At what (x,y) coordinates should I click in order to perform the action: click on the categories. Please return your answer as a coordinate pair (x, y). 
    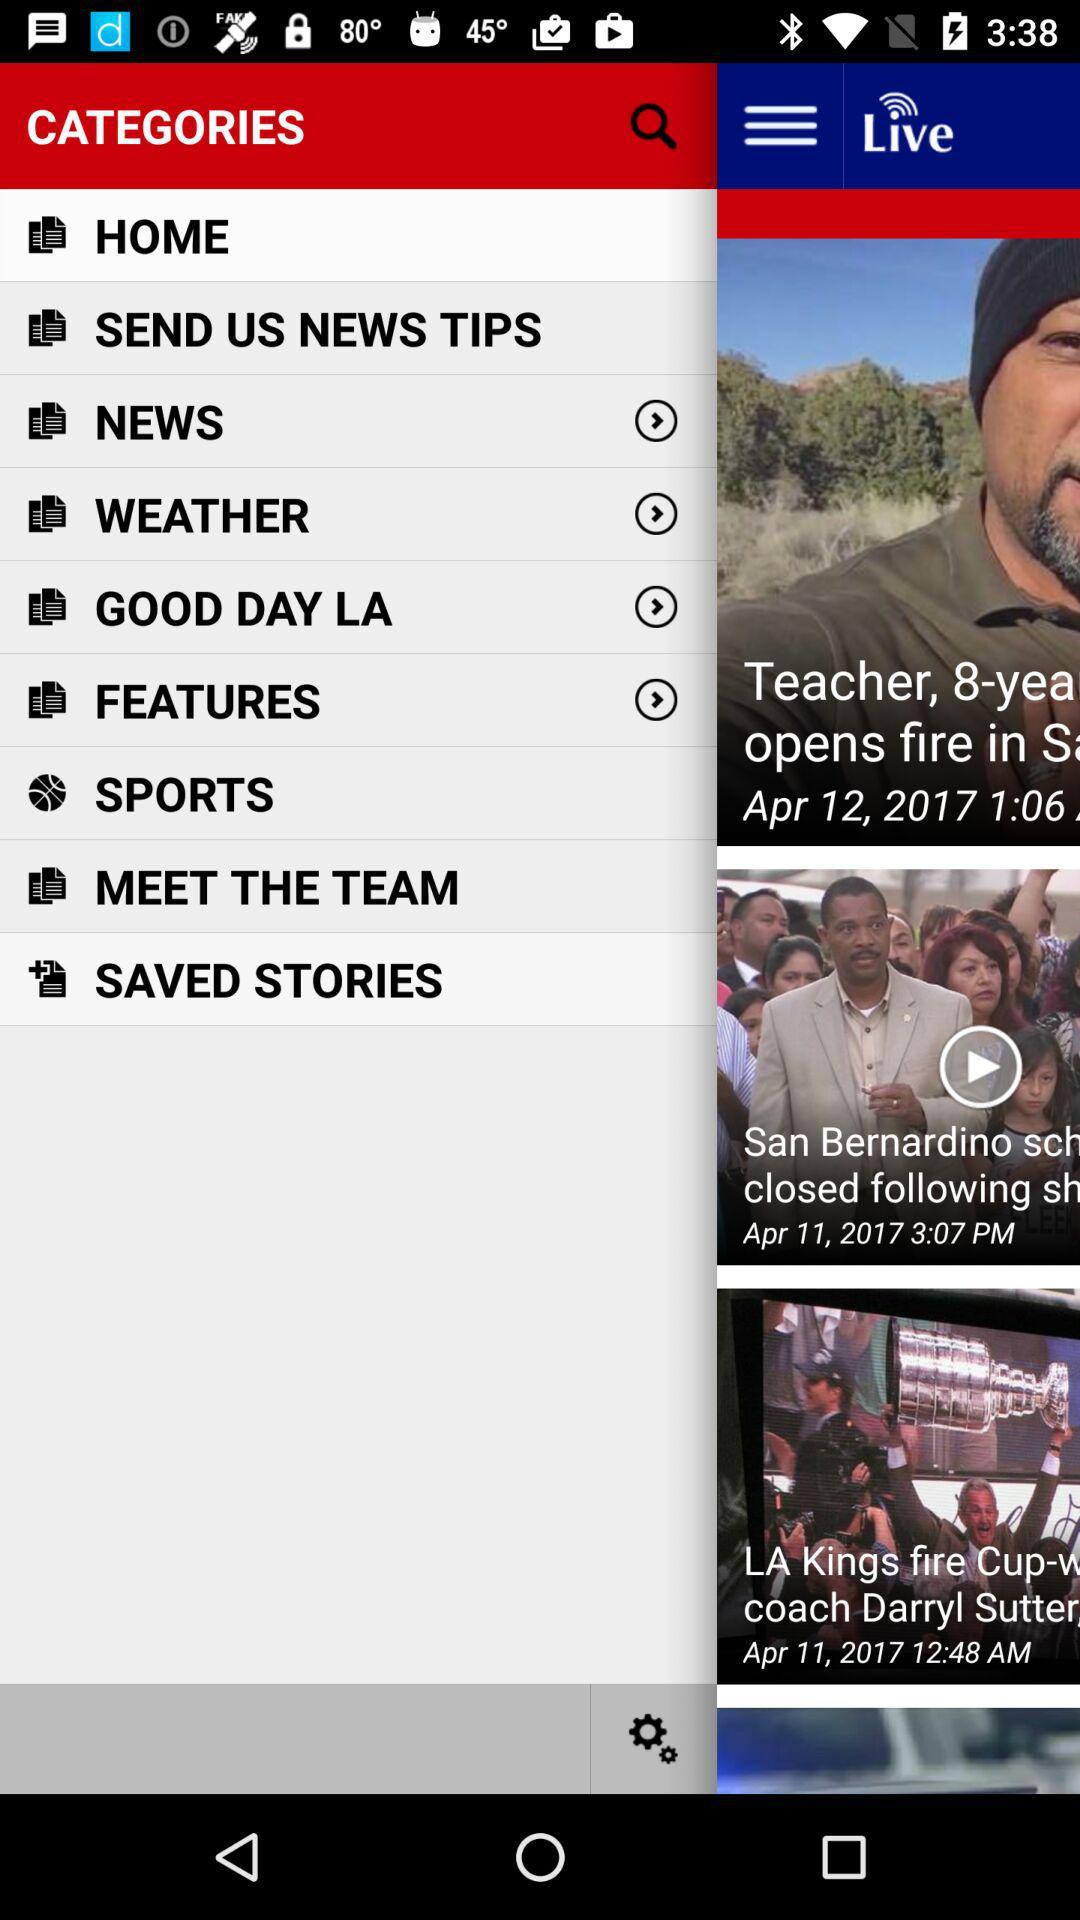
    Looking at the image, I should click on (357, 124).